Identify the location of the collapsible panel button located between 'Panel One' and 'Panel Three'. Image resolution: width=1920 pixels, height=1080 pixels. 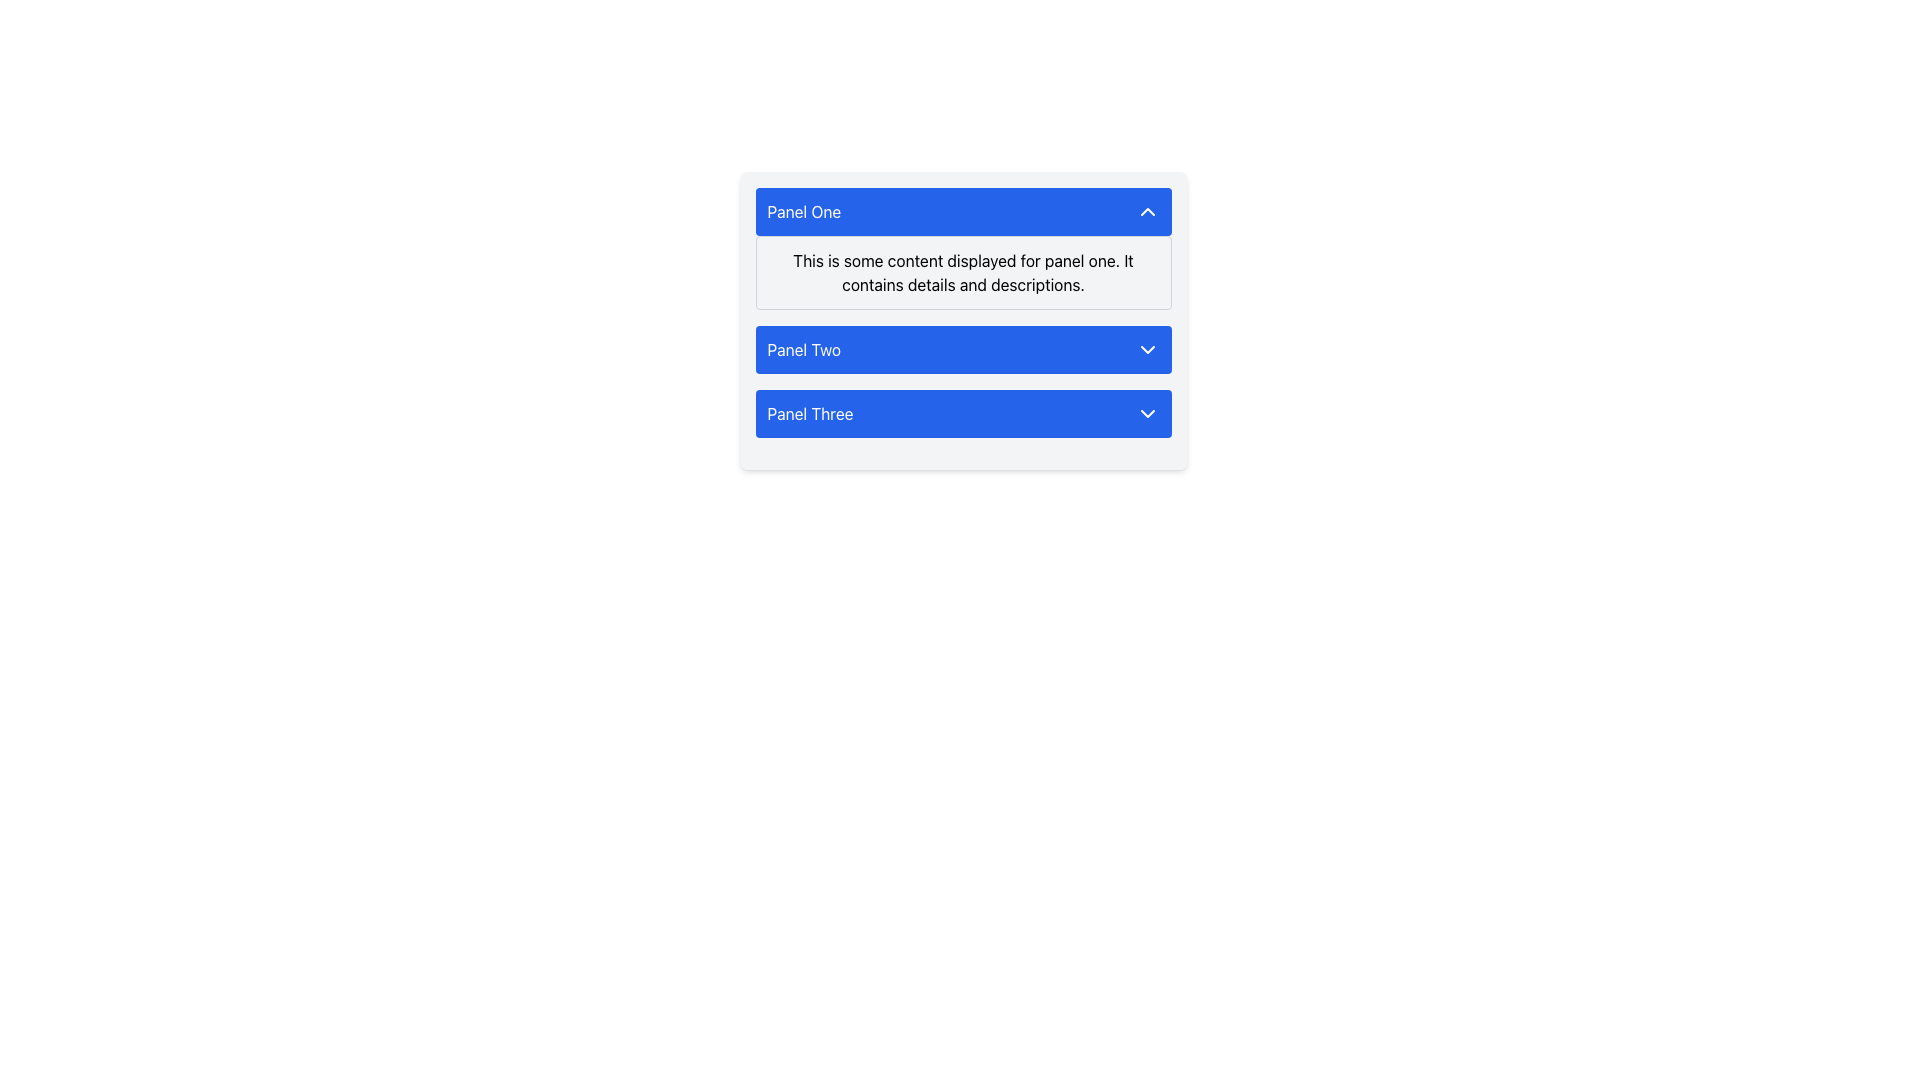
(963, 349).